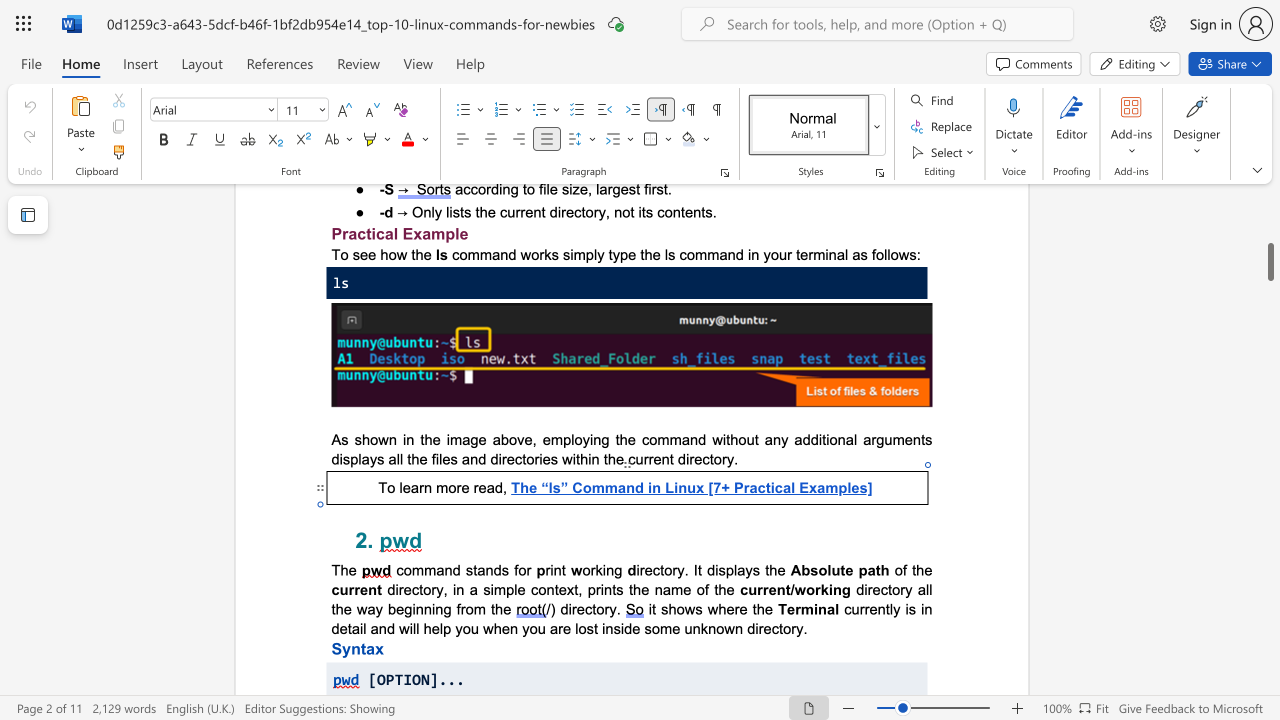  What do you see at coordinates (588, 253) in the screenshot?
I see `the 1th character "p" in the text` at bounding box center [588, 253].